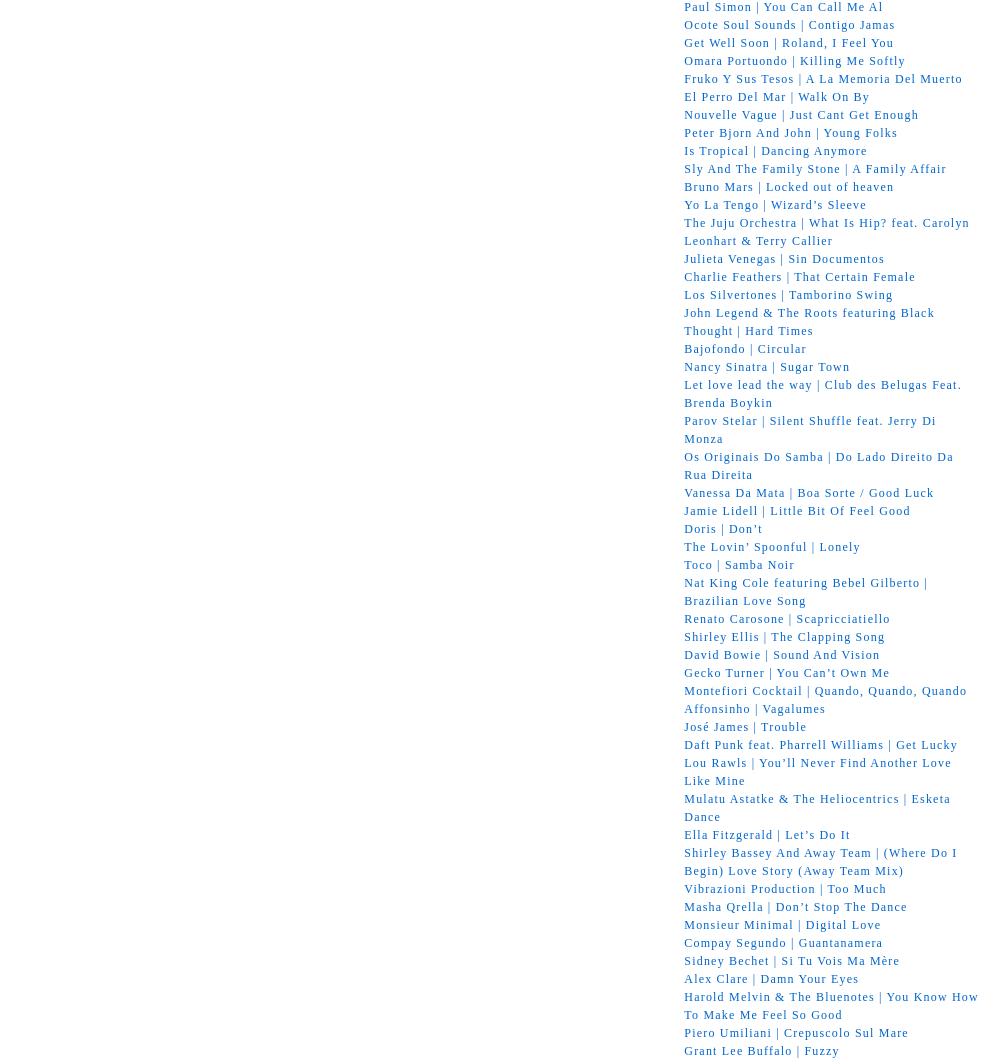  What do you see at coordinates (788, 293) in the screenshot?
I see `'Los Silvertones | Tamborino Swing'` at bounding box center [788, 293].